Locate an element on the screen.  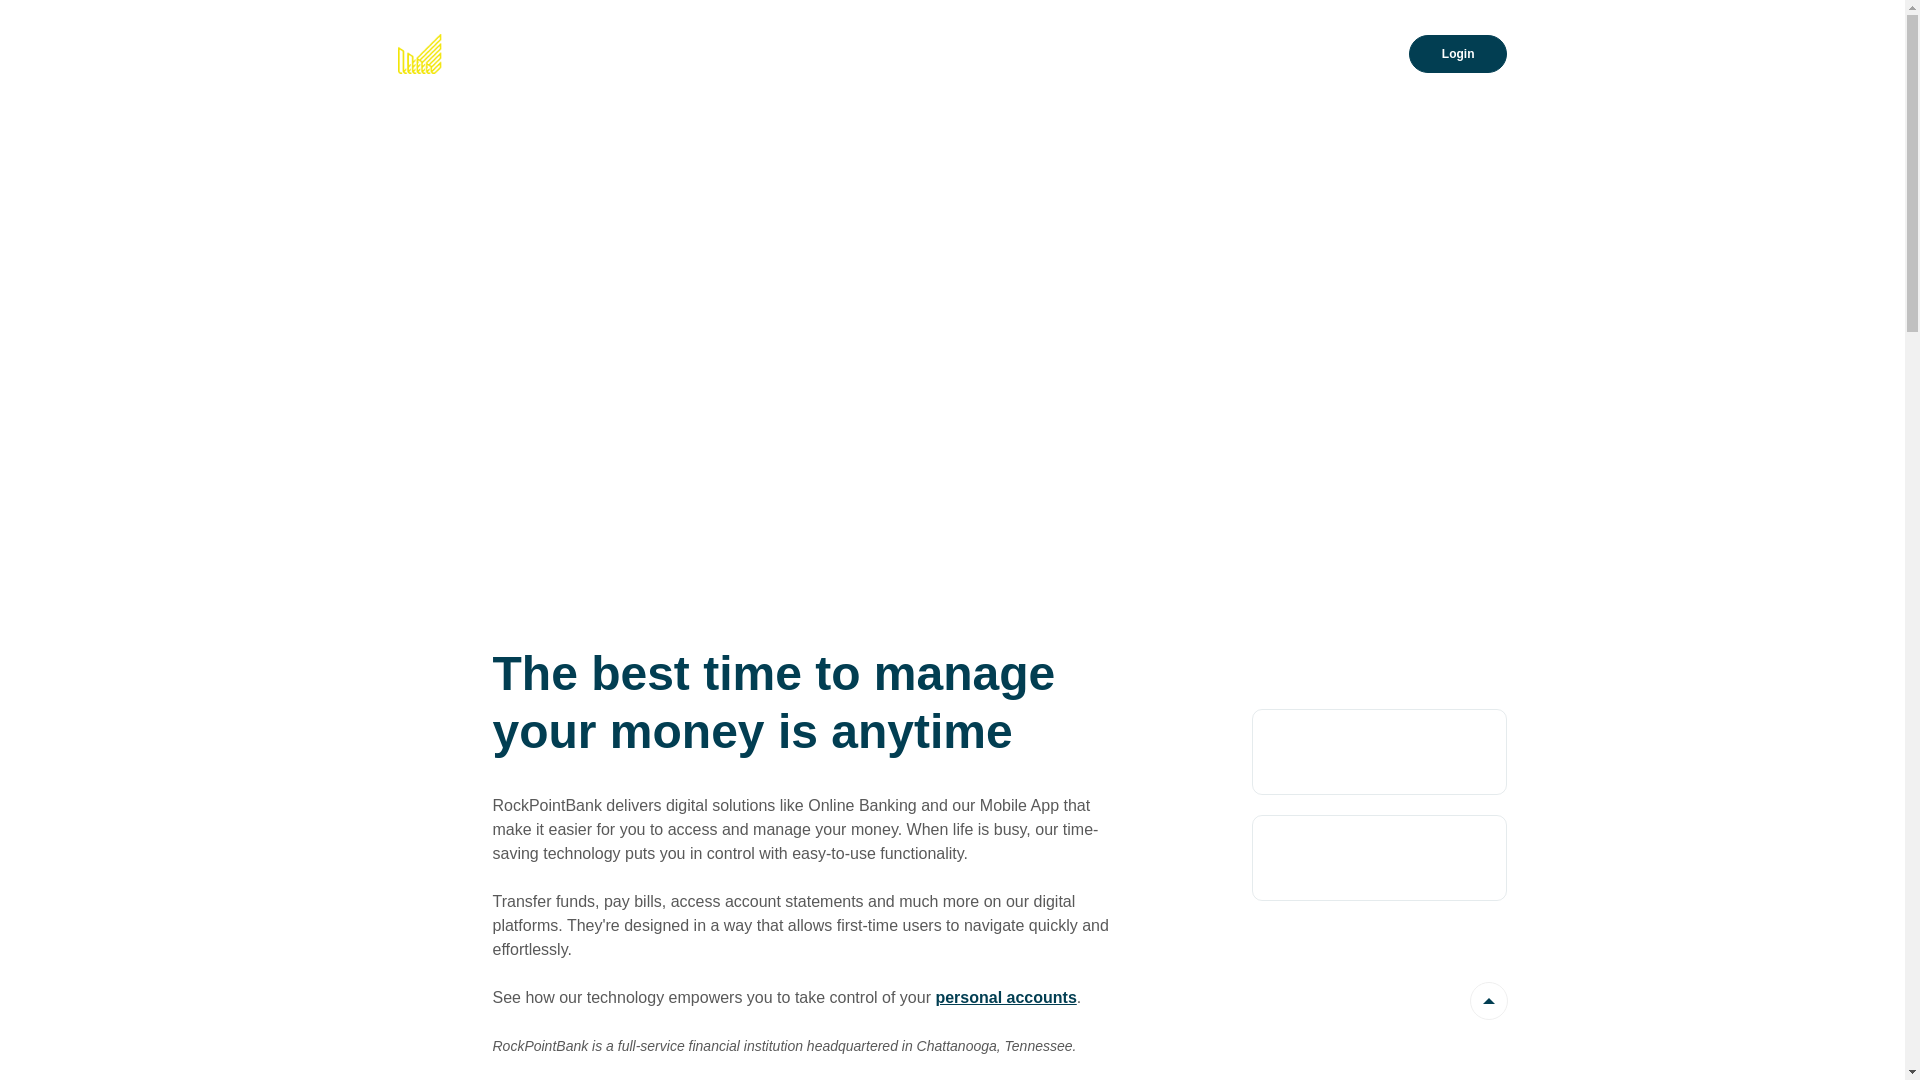
'Back to the top' is located at coordinates (1488, 1001).